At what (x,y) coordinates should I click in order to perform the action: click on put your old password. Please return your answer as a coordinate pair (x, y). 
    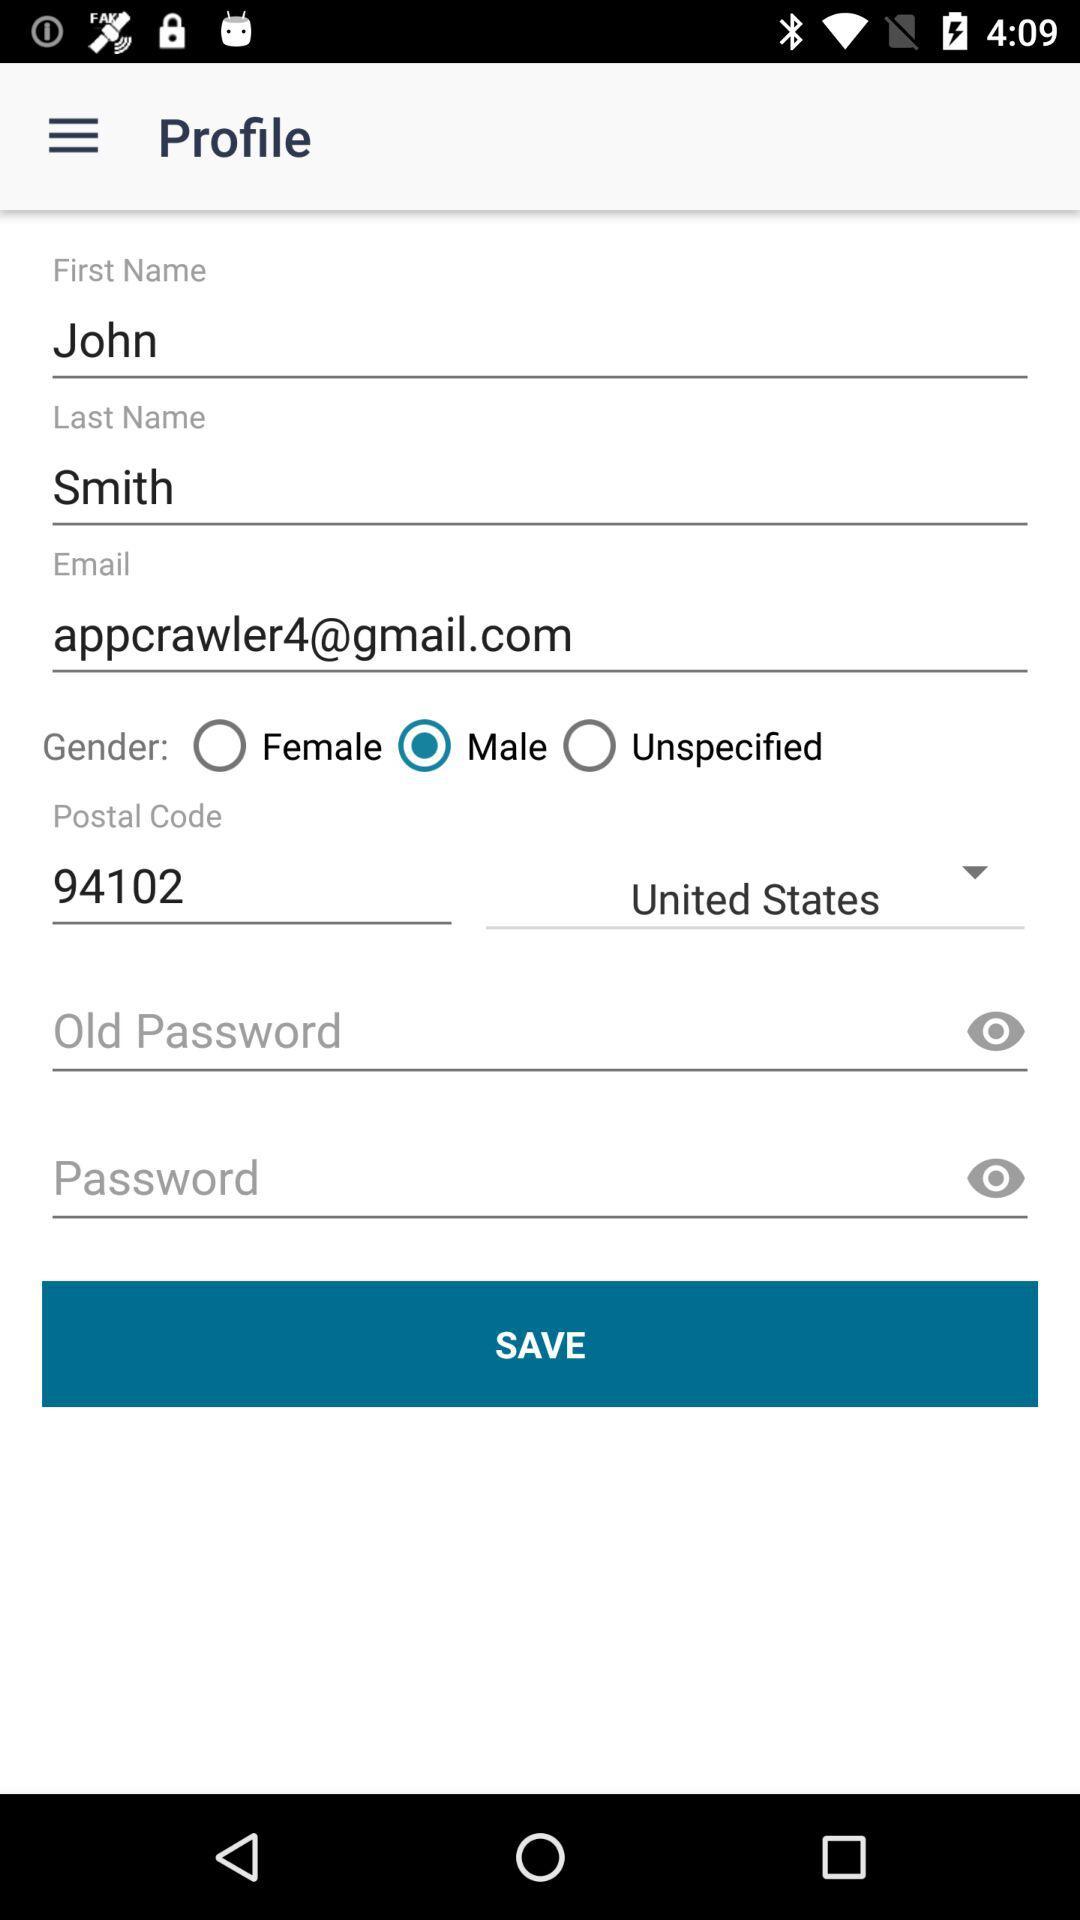
    Looking at the image, I should click on (540, 1032).